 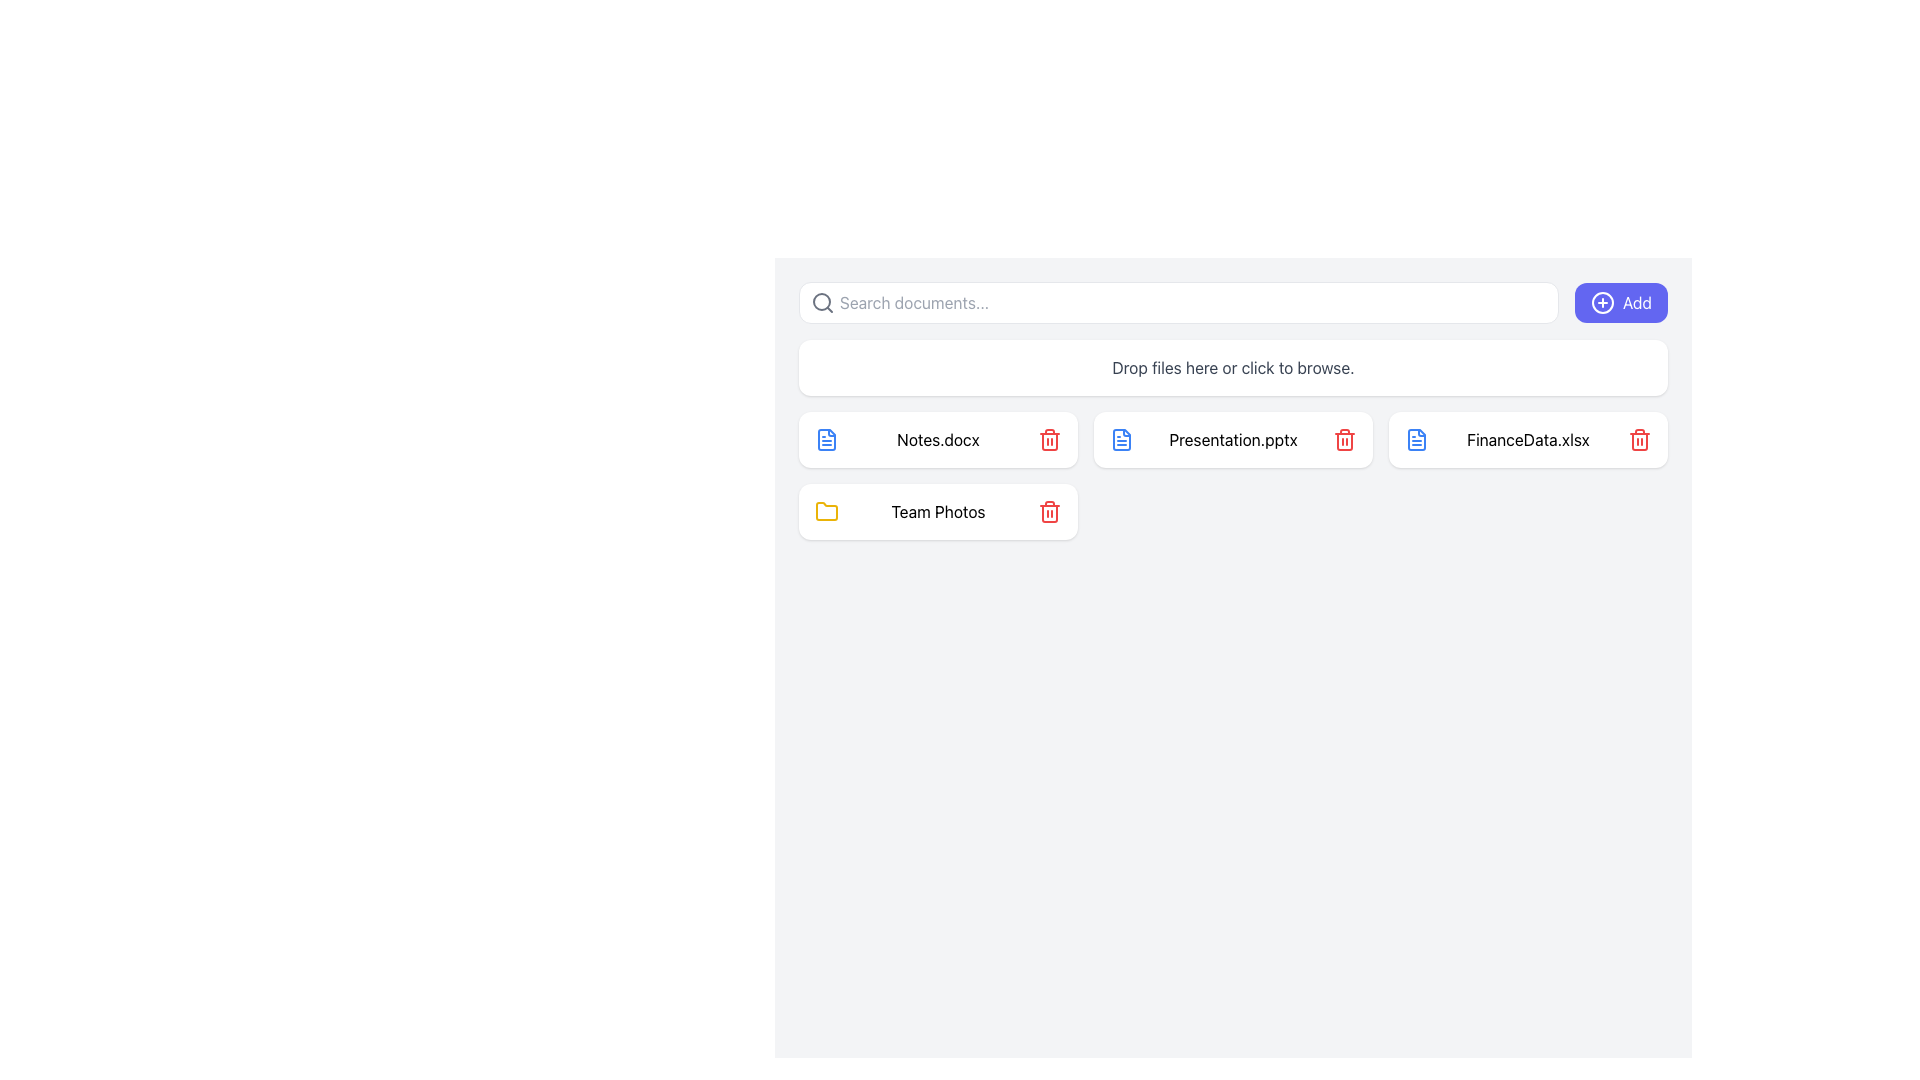 What do you see at coordinates (1232, 367) in the screenshot?
I see `the Drag-and-drop file upload area that contains the text 'Drop files here or click to browse'` at bounding box center [1232, 367].